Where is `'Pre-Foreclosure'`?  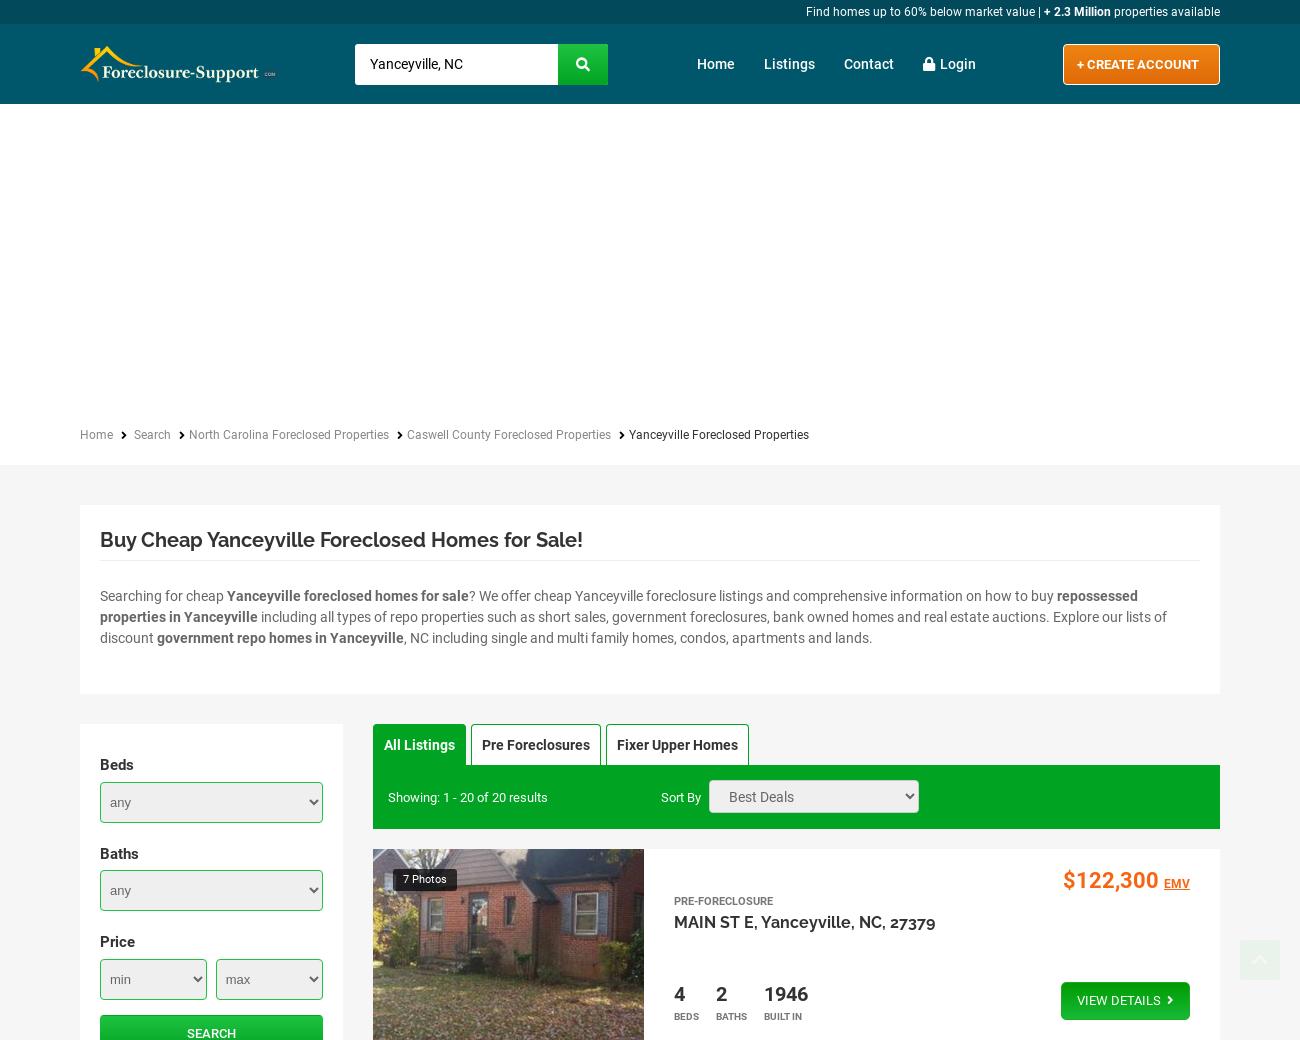
'Pre-Foreclosure' is located at coordinates (722, 899).